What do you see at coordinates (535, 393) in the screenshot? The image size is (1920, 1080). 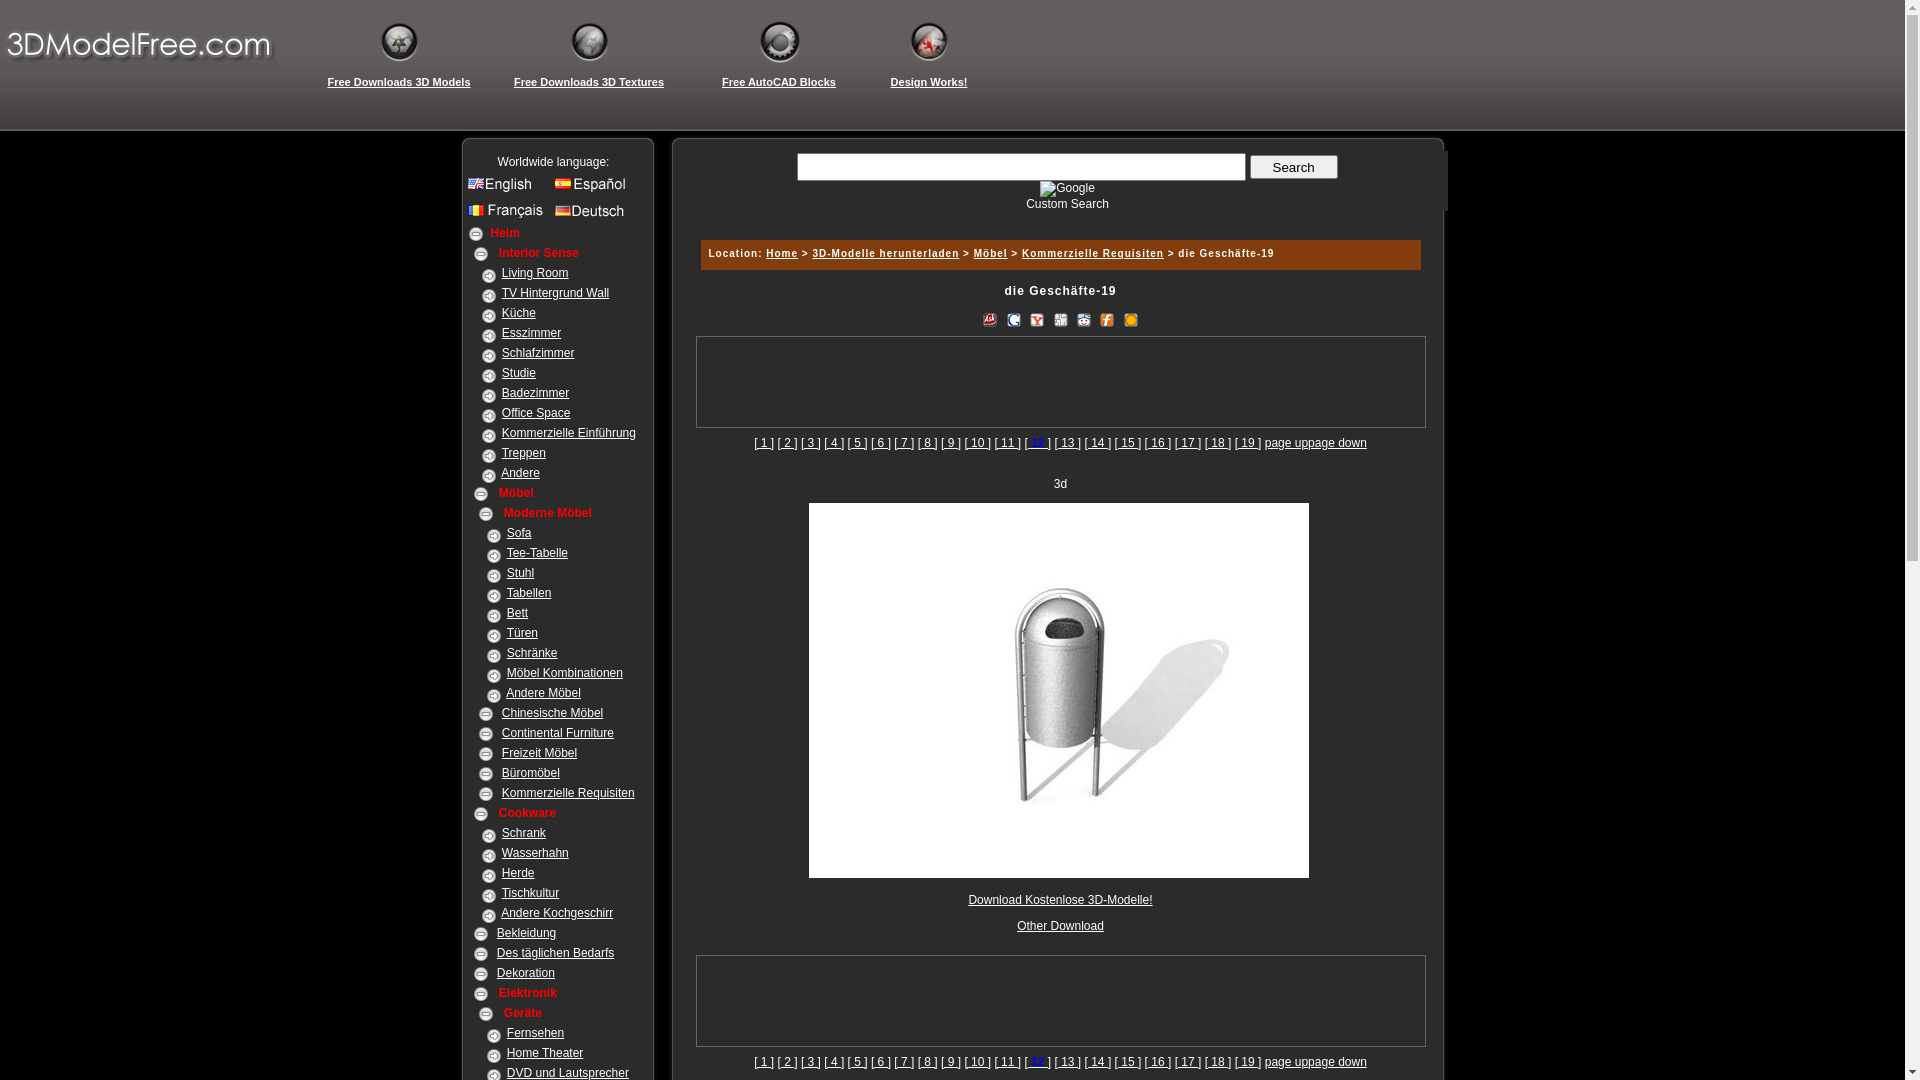 I see `'Badezimmer'` at bounding box center [535, 393].